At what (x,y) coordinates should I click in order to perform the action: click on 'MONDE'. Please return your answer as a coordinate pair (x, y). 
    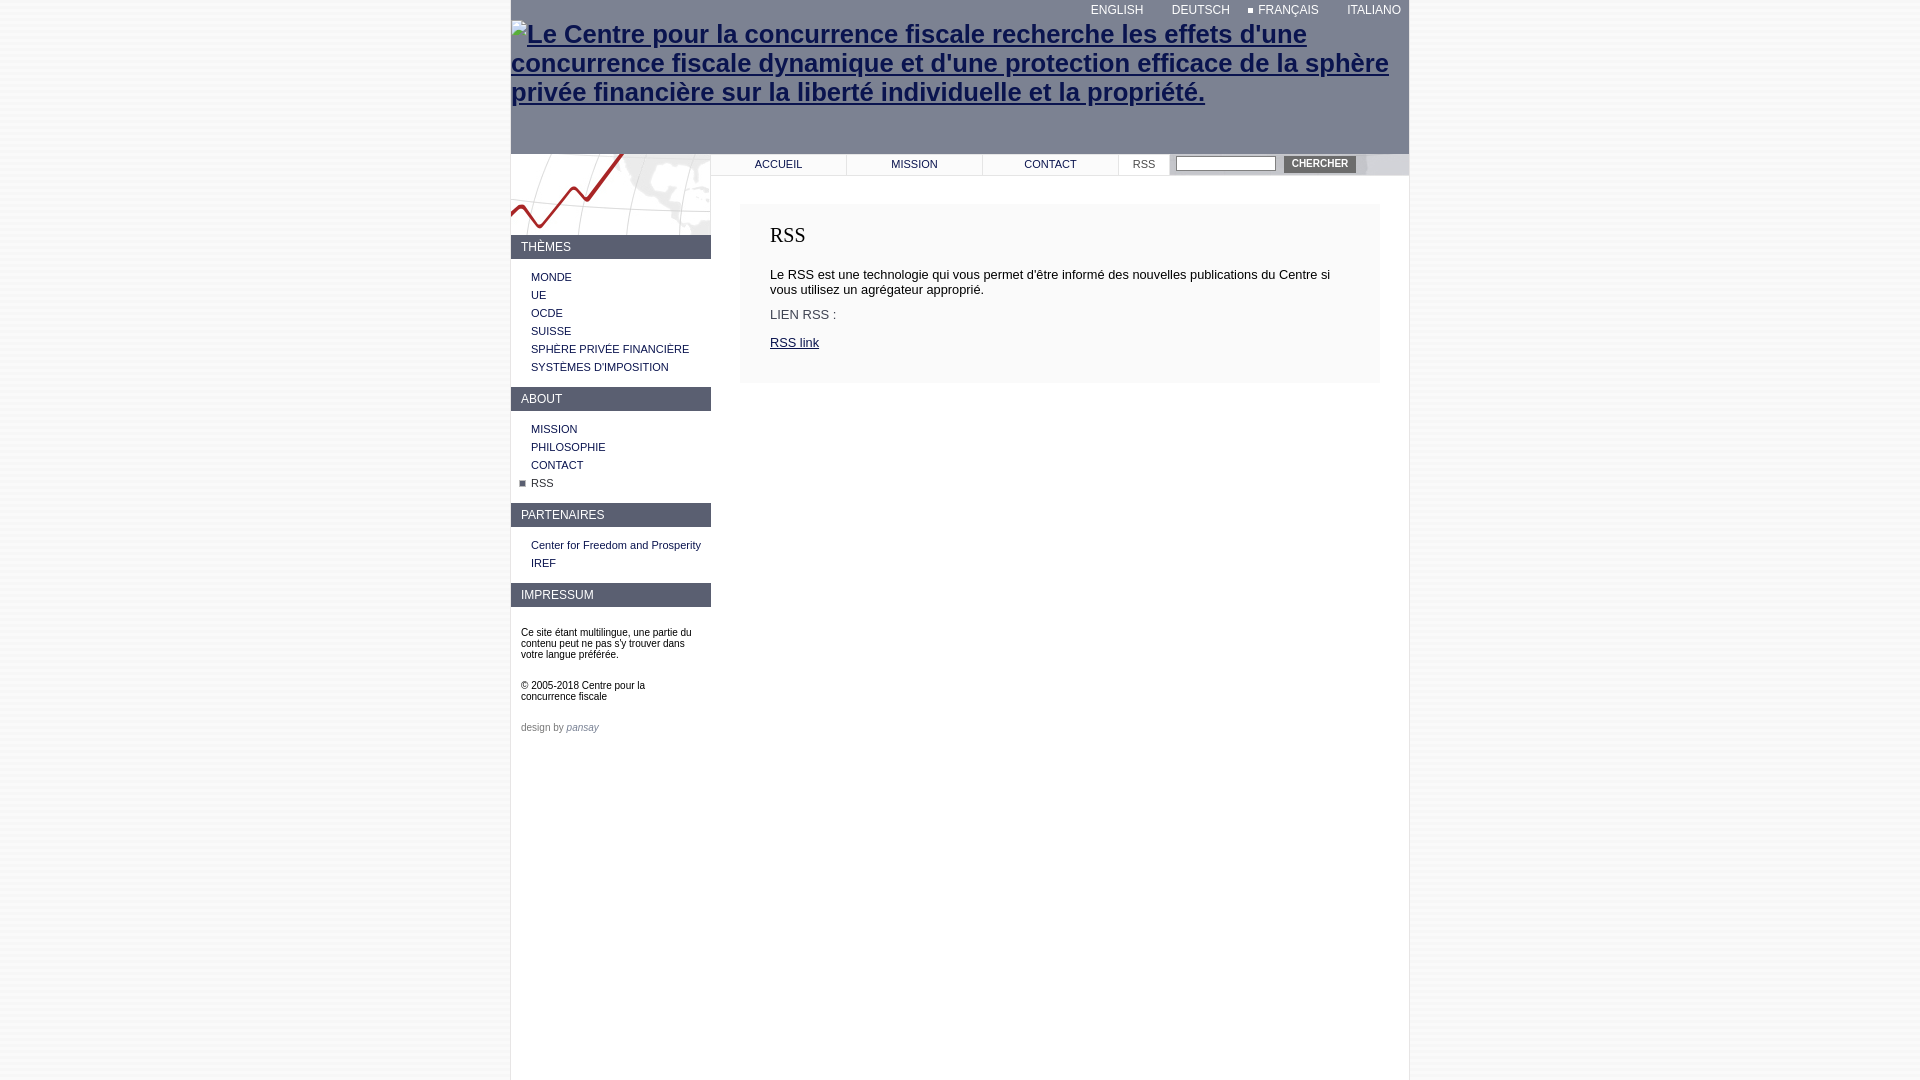
    Looking at the image, I should click on (531, 277).